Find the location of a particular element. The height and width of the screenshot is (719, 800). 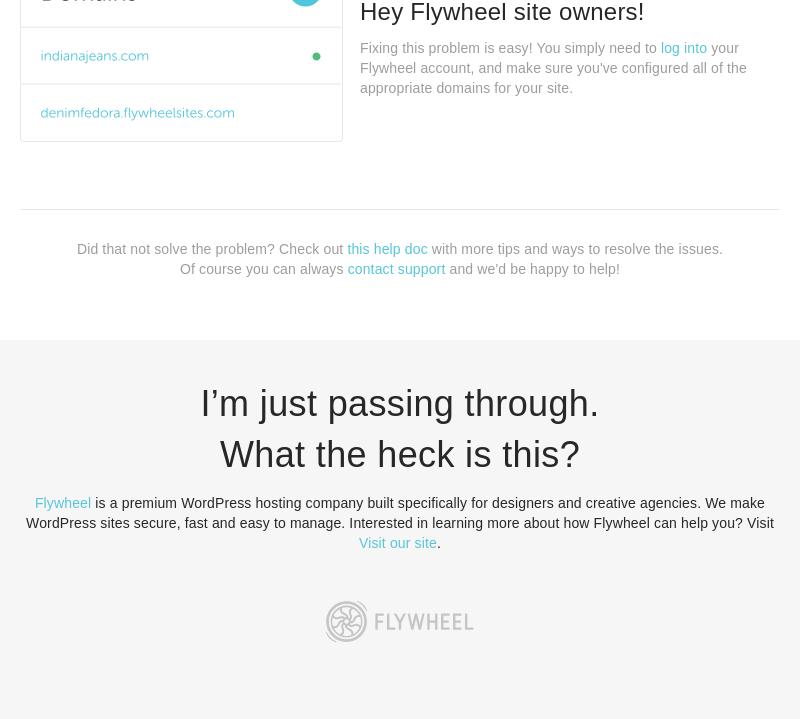

'is a premium WordPress hosting company built specifically for designers and creative agencies. We make WordPress sites secure, fast and easy to manage. Interested in learning more about how Flywheel can help you? Visit' is located at coordinates (398, 513).